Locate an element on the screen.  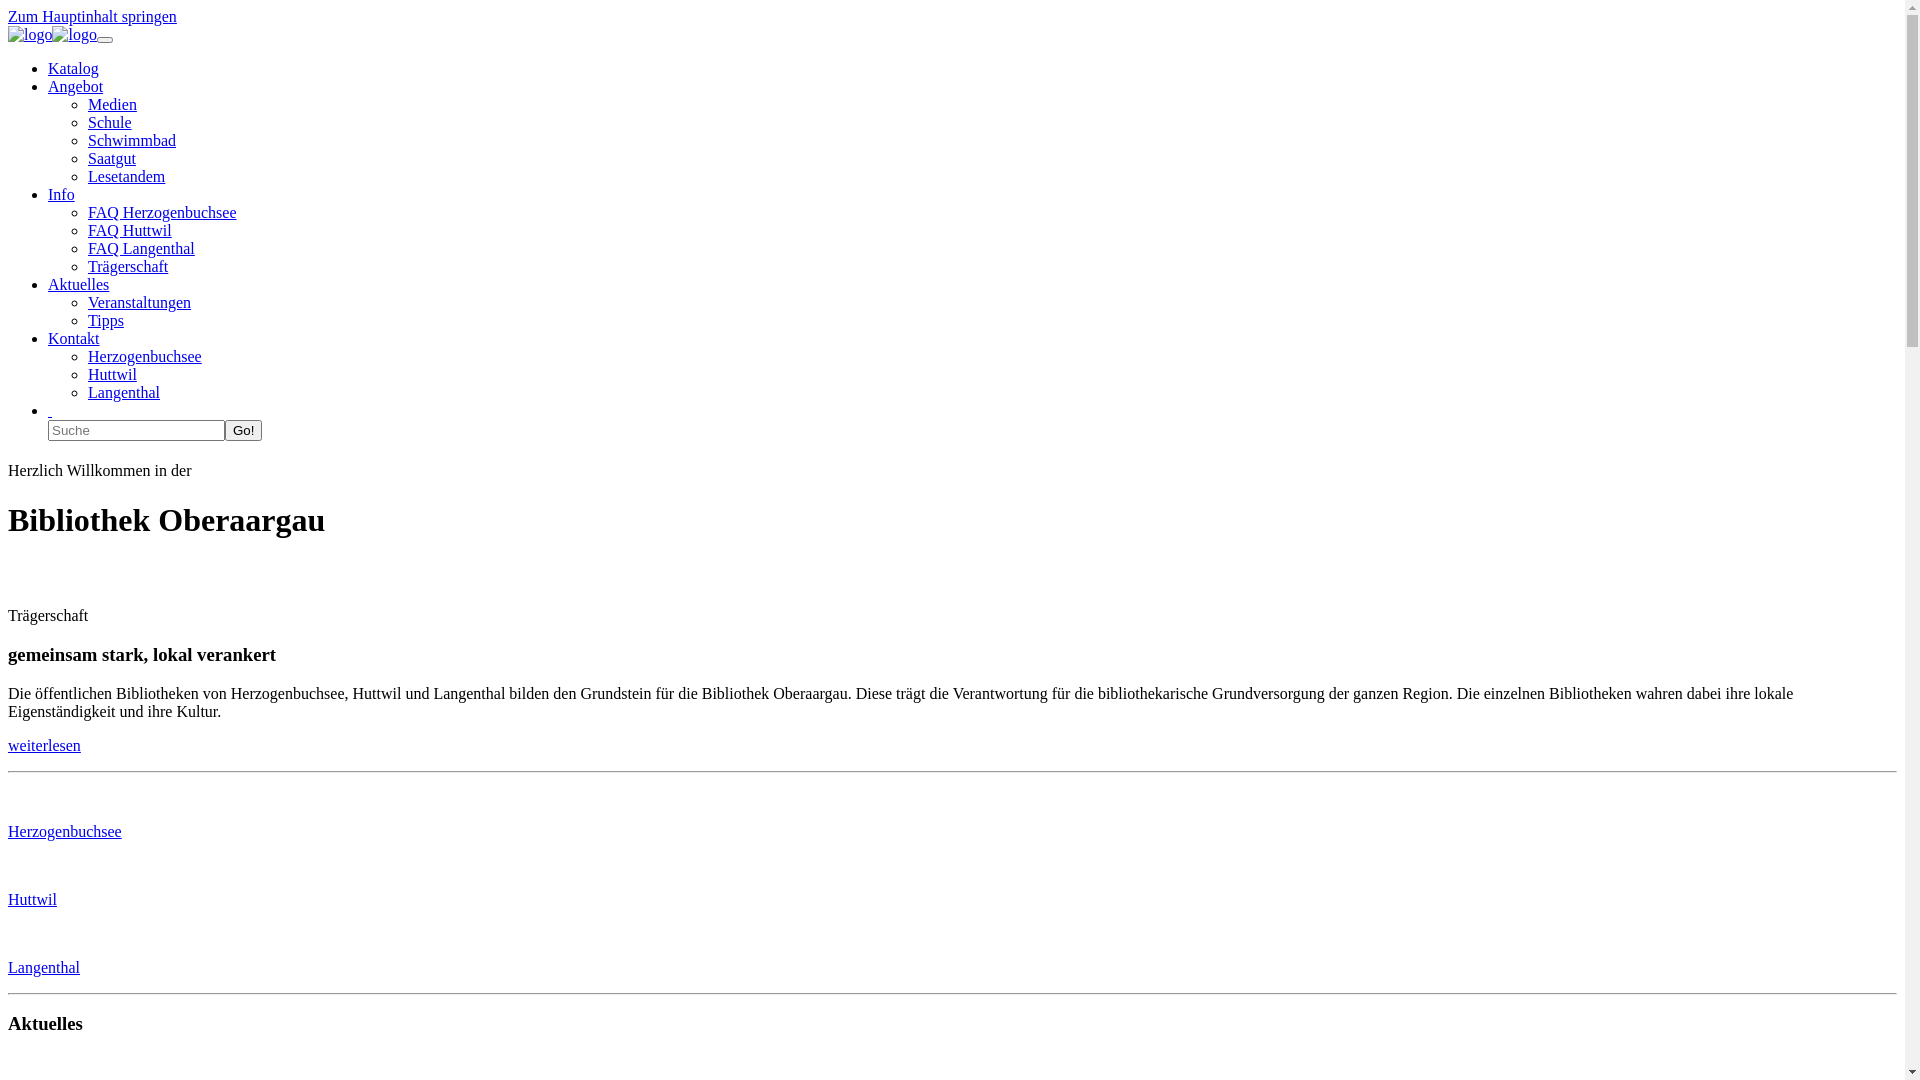
'Schwimmbad' is located at coordinates (130, 139).